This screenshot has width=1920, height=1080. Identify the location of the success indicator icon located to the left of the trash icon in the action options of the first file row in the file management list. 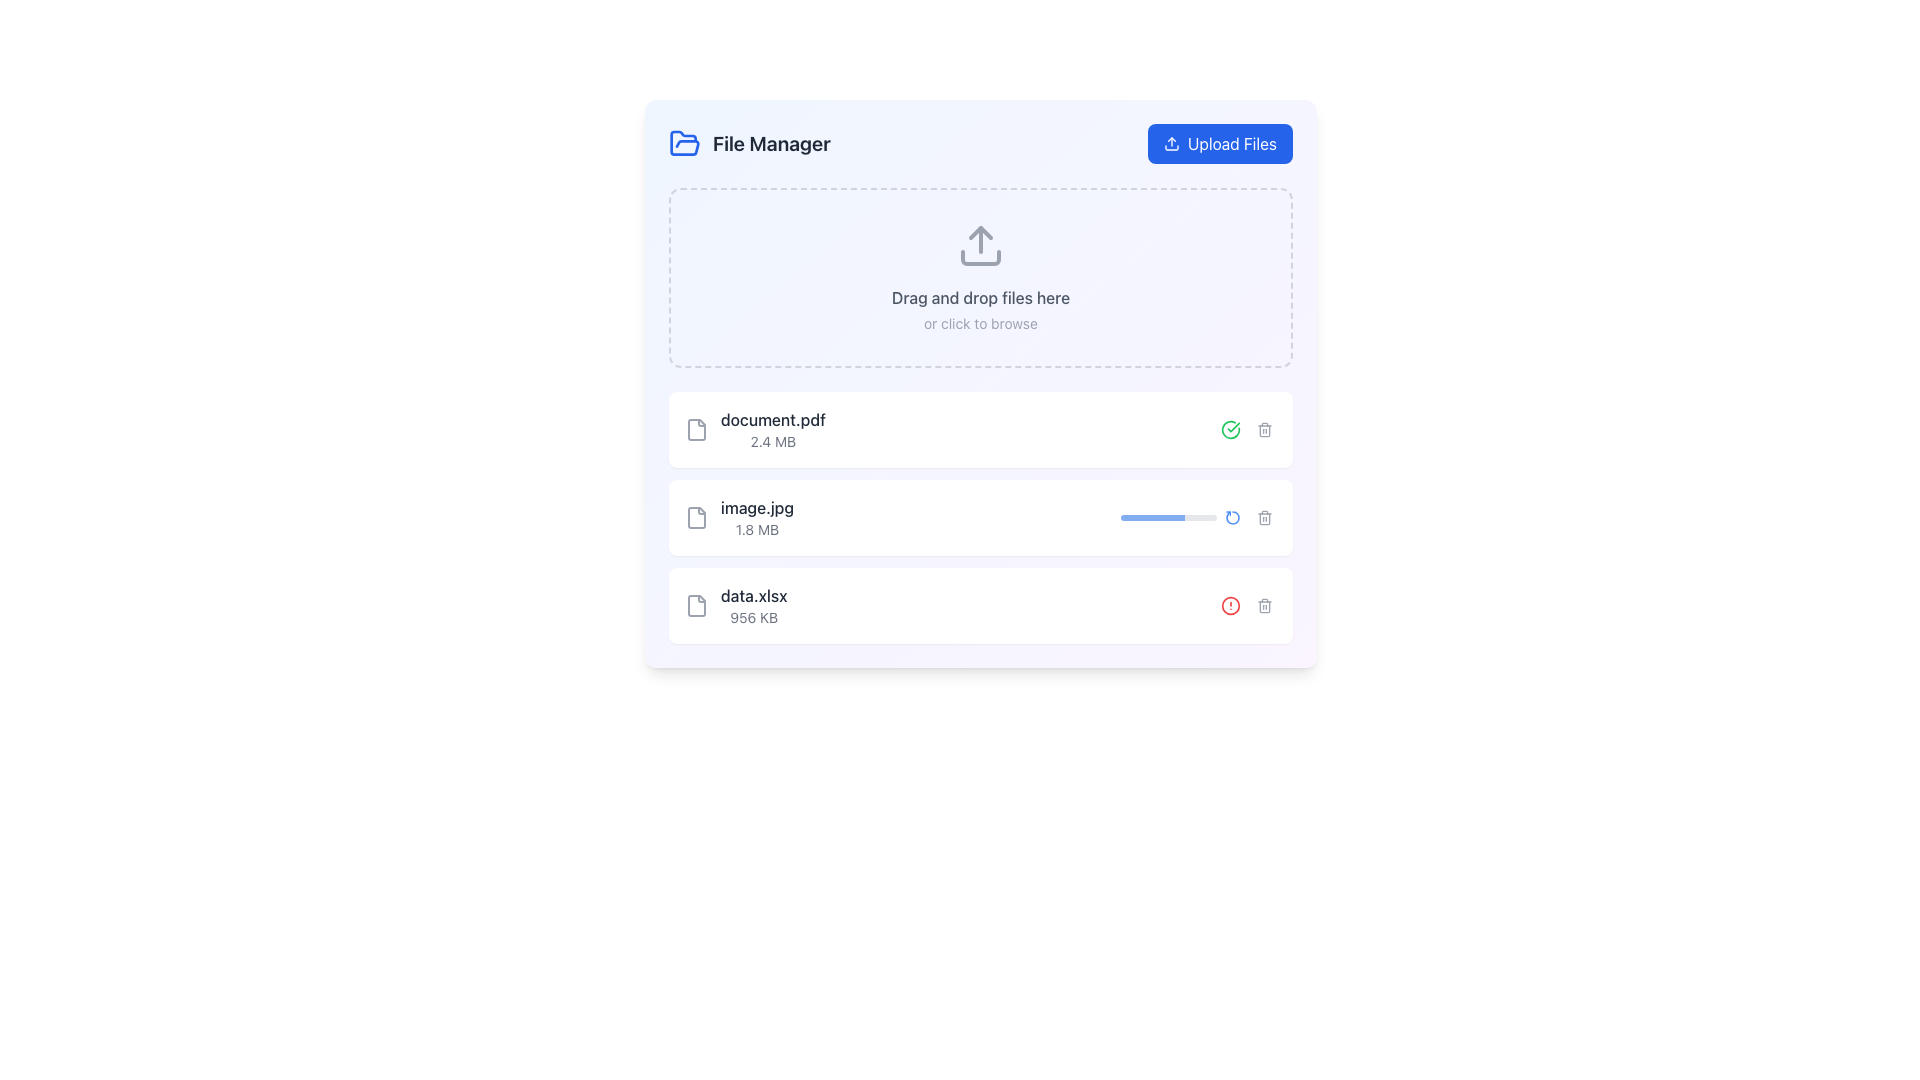
(1229, 428).